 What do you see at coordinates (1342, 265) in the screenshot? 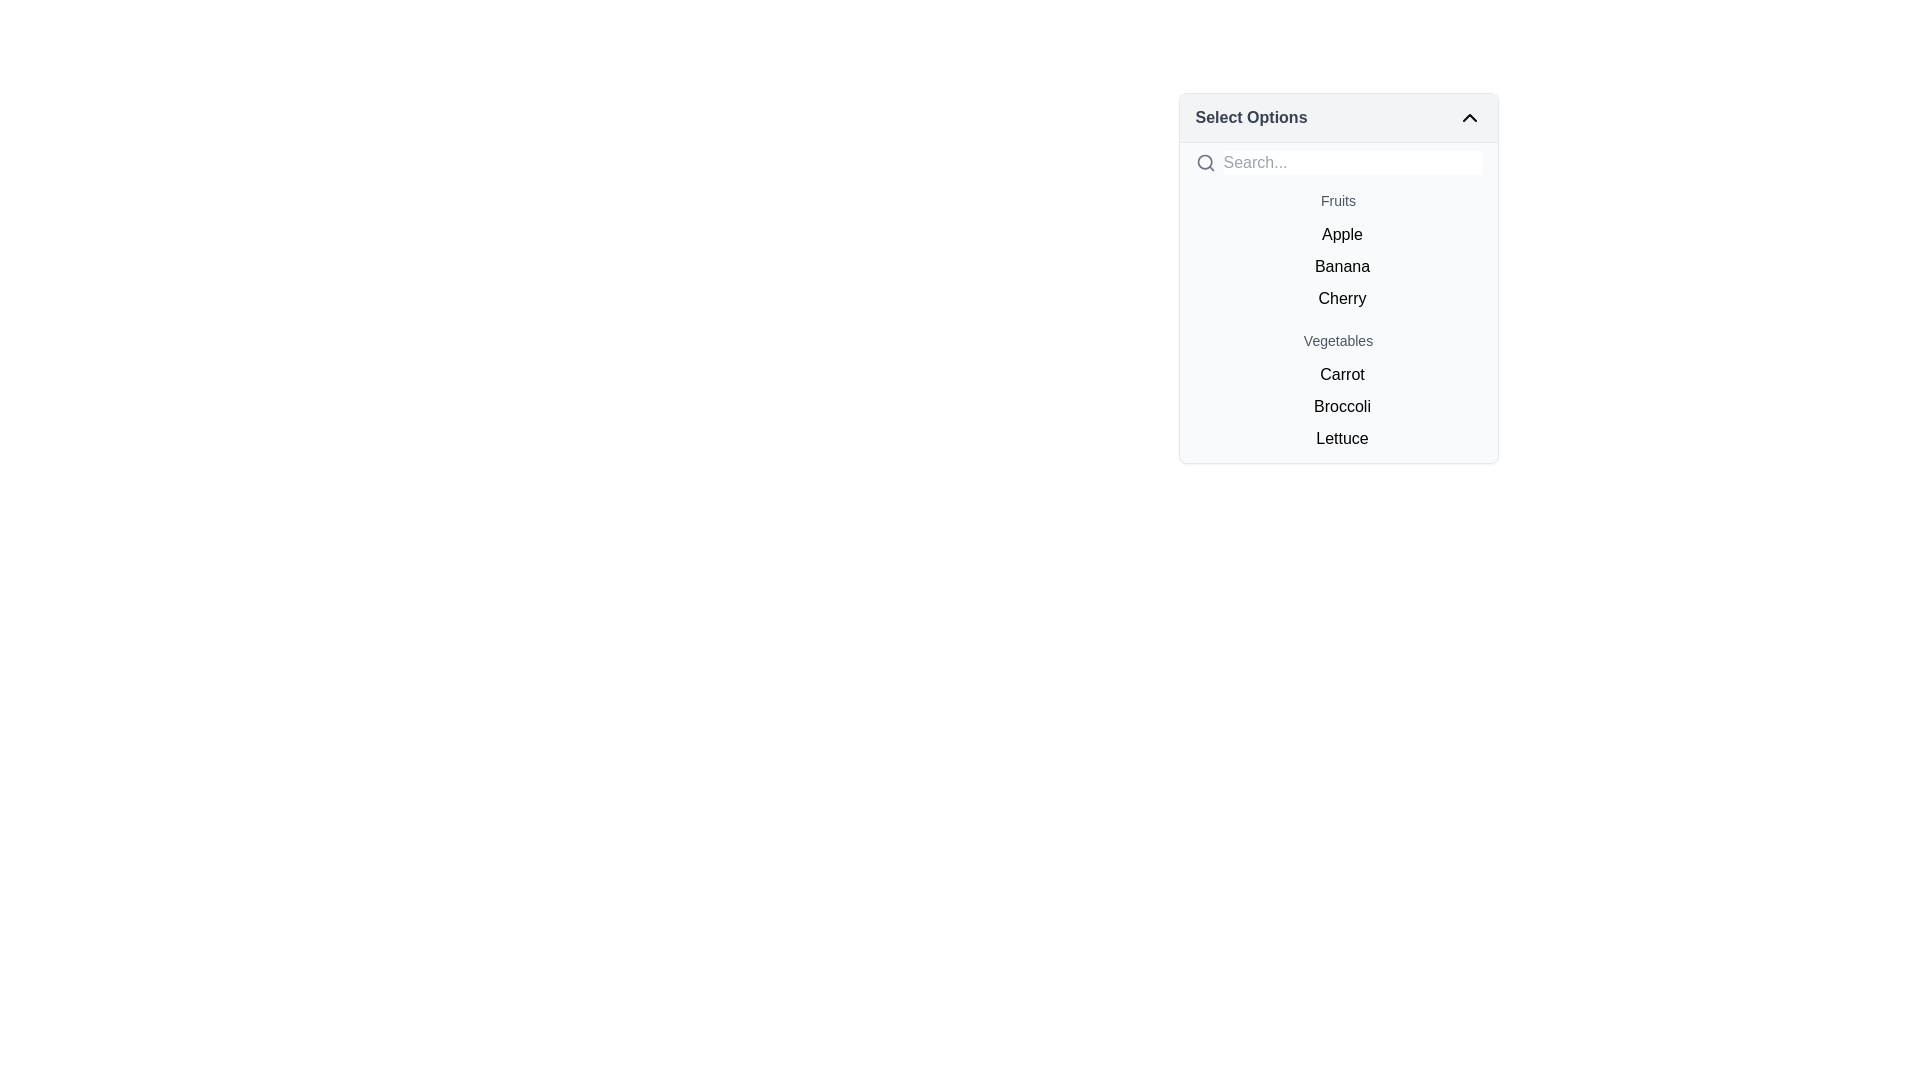
I see `the second item in the dropdown menu under the 'Fruits' category` at bounding box center [1342, 265].